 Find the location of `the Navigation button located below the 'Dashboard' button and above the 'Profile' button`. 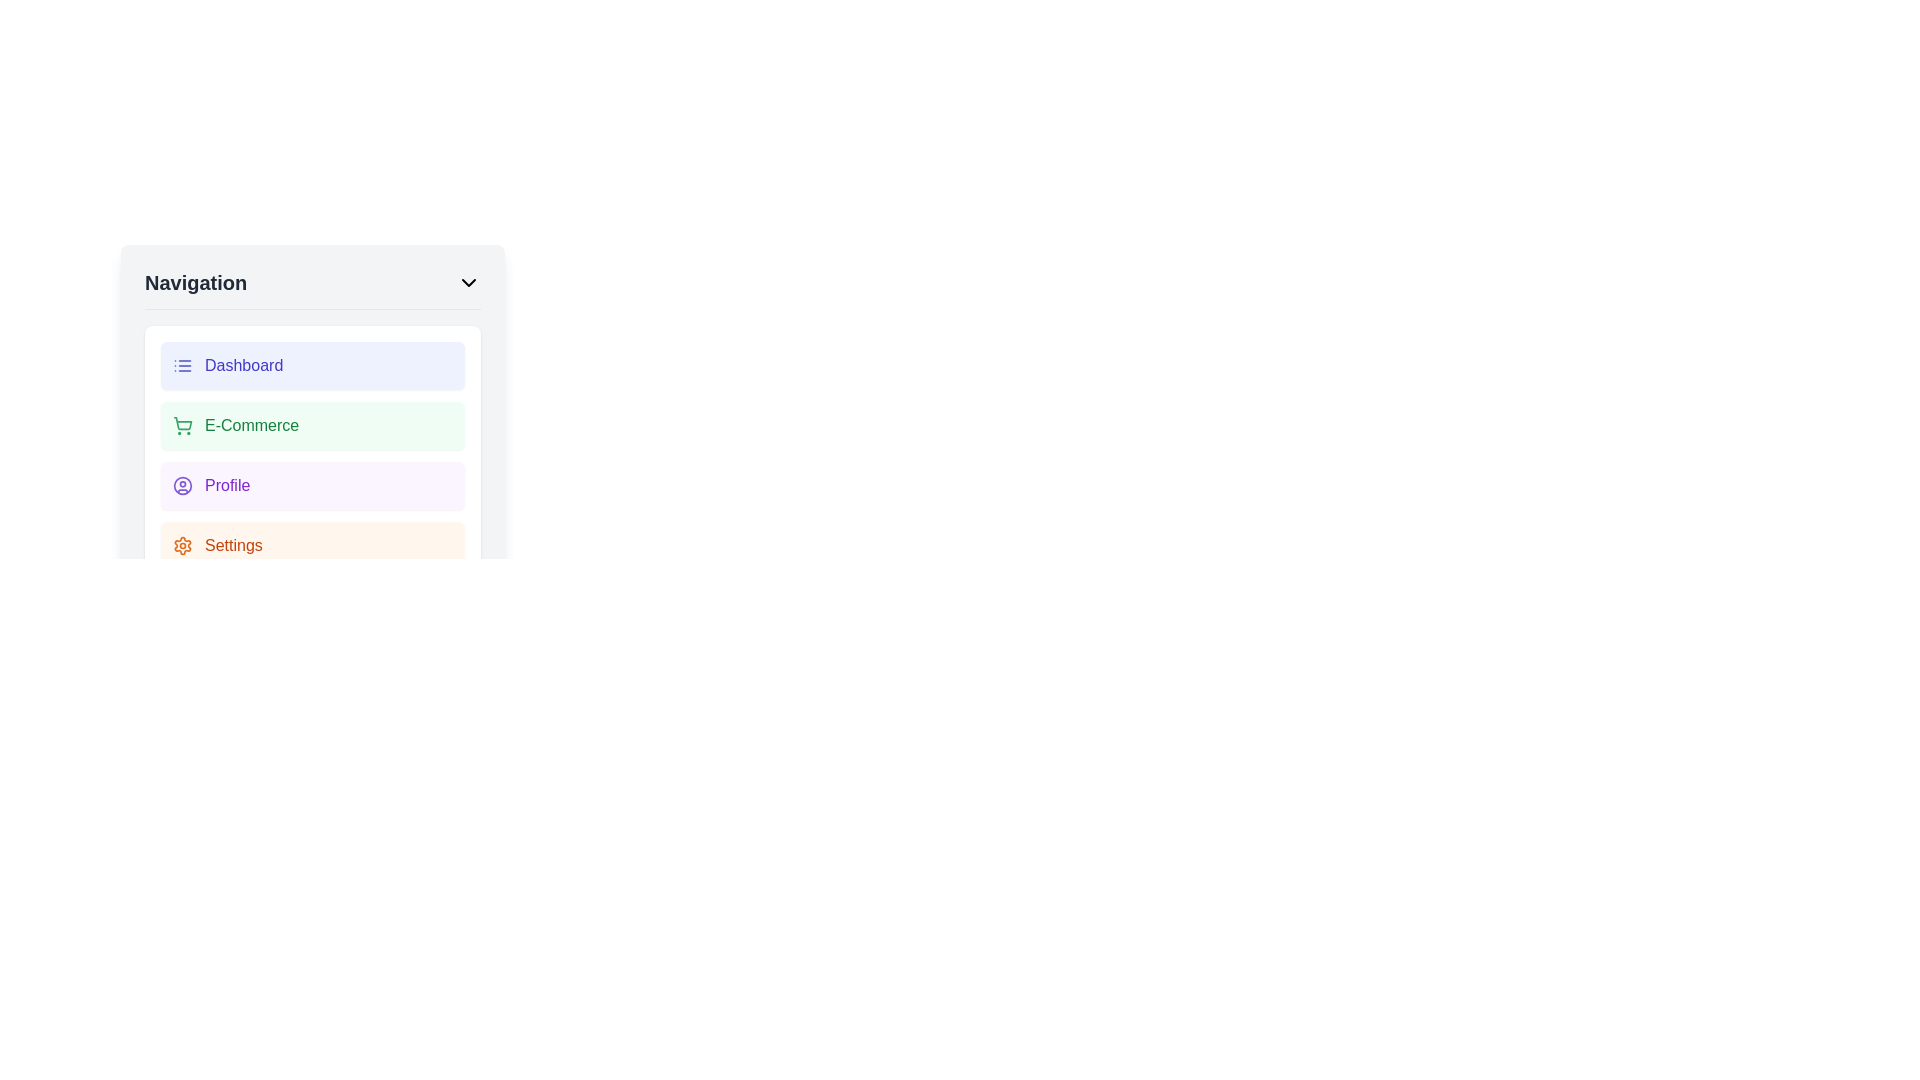

the Navigation button located below the 'Dashboard' button and above the 'Profile' button is located at coordinates (311, 426).